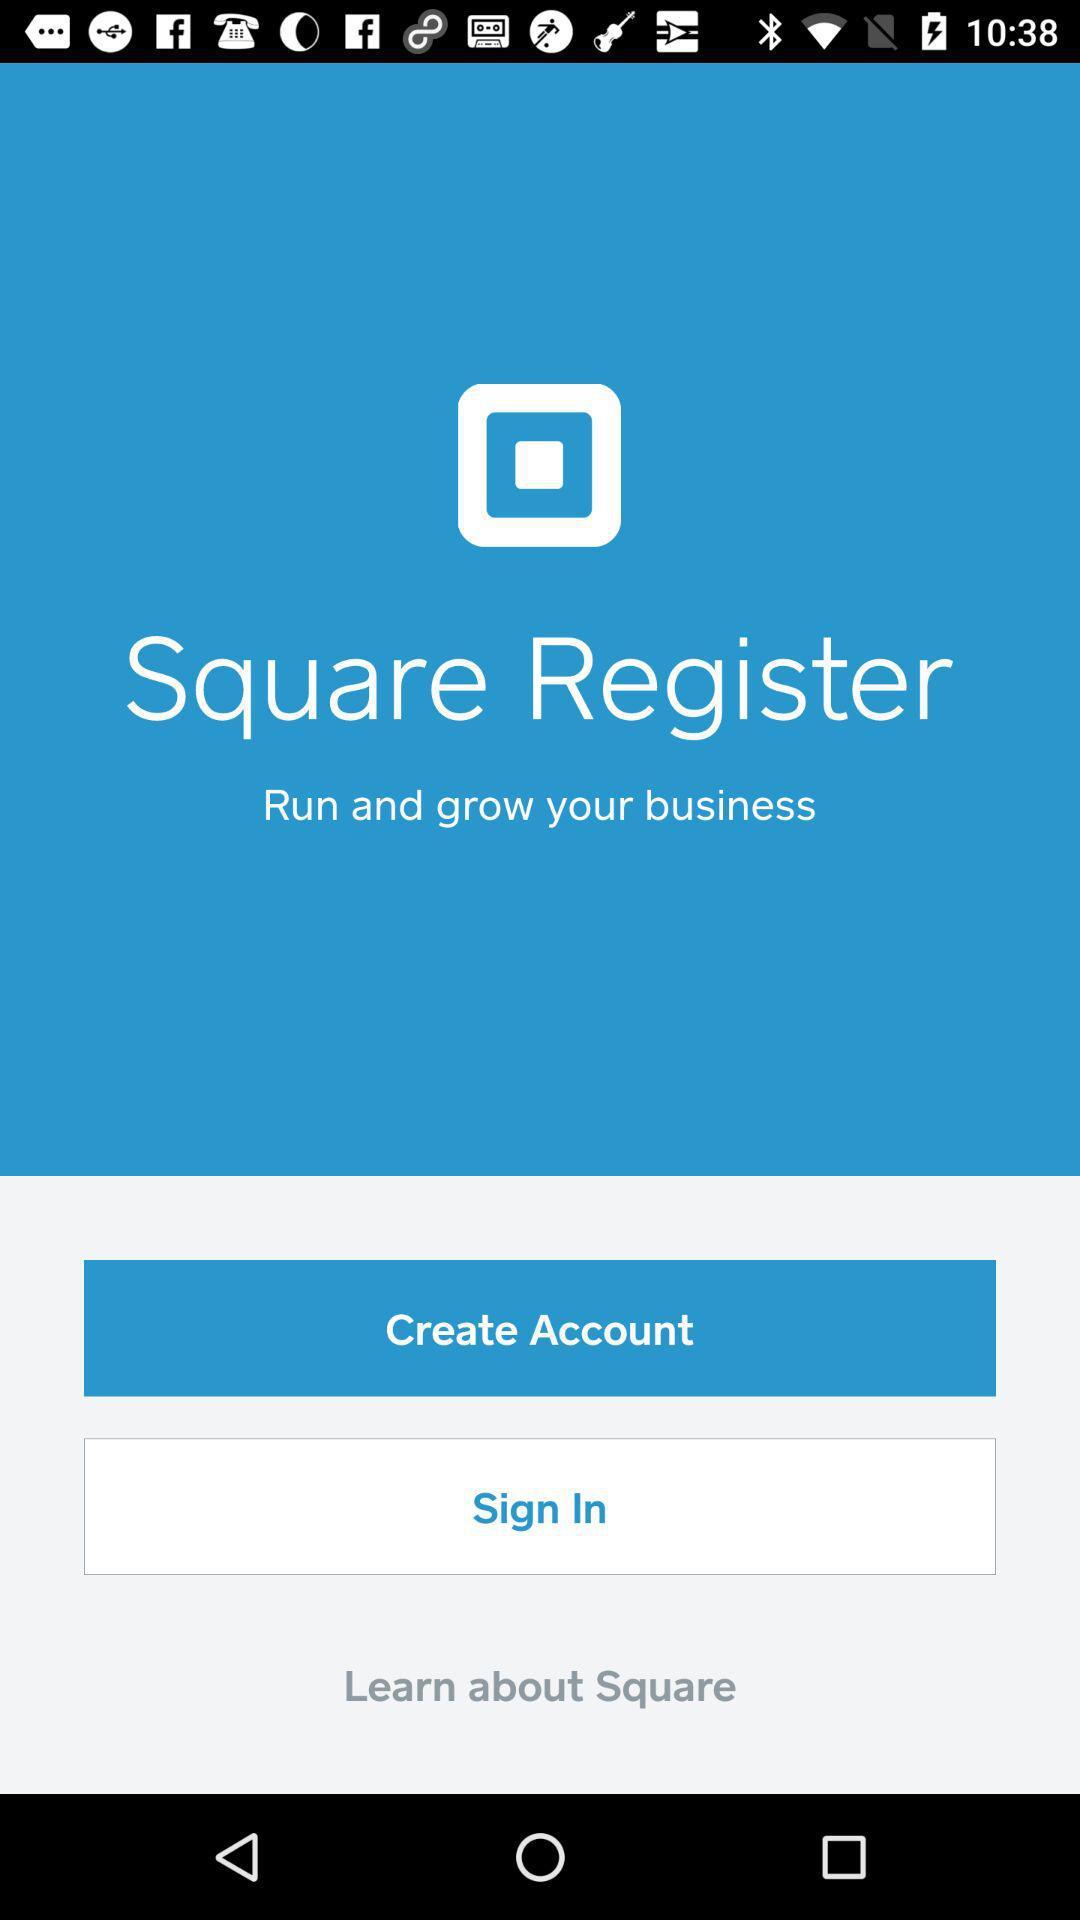 The width and height of the screenshot is (1080, 1920). I want to click on sign in item, so click(540, 1506).